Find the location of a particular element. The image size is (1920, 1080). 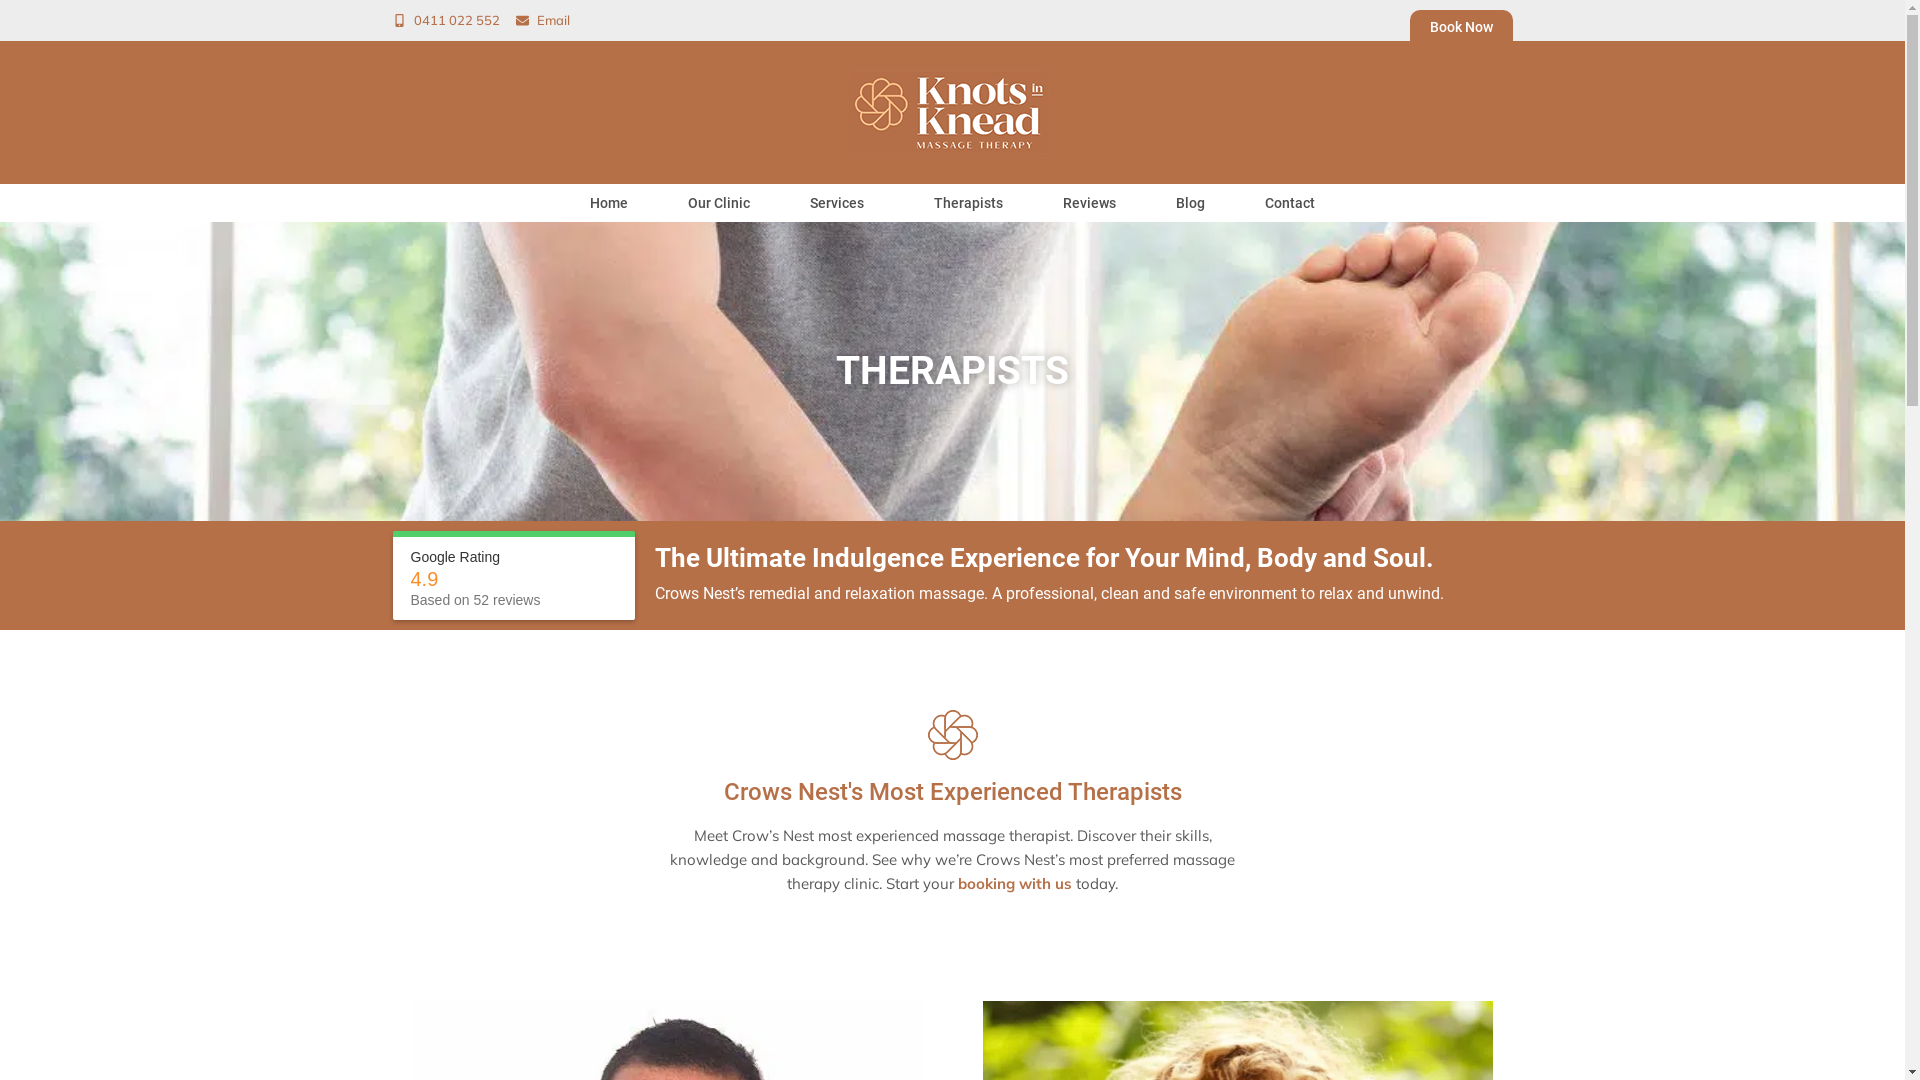

'Book Now' is located at coordinates (1461, 25).